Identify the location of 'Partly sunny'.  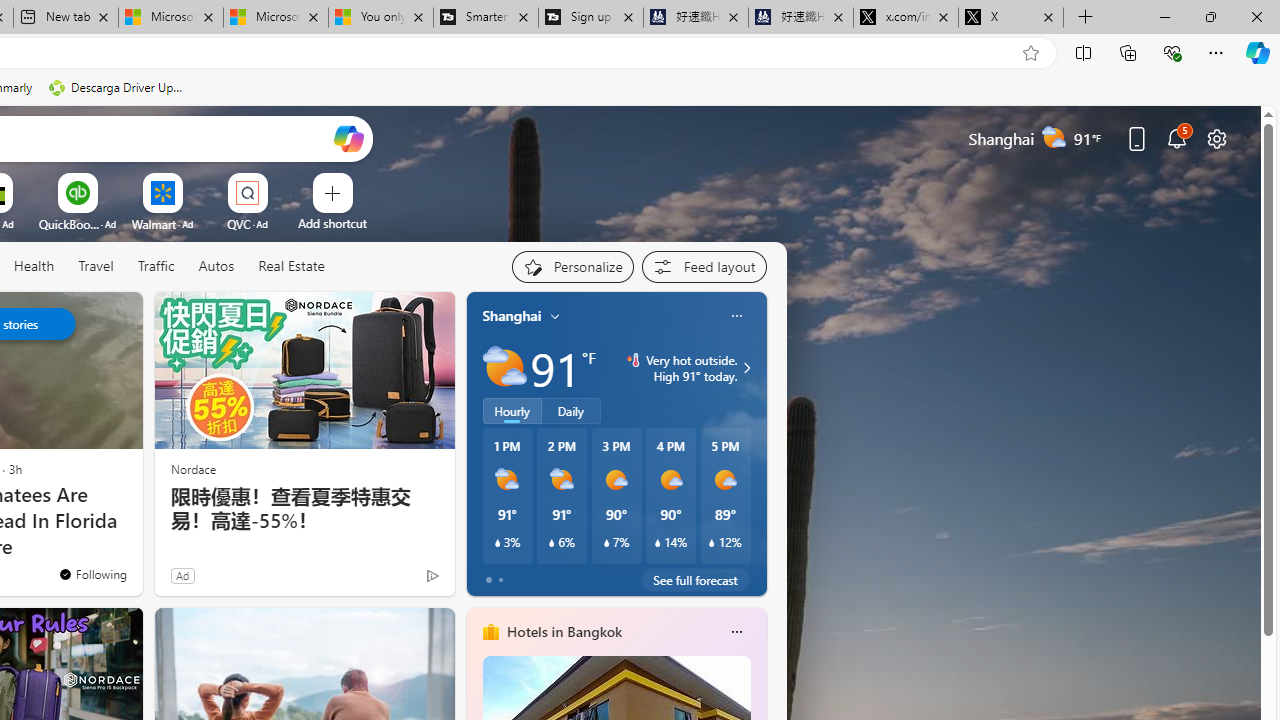
(504, 368).